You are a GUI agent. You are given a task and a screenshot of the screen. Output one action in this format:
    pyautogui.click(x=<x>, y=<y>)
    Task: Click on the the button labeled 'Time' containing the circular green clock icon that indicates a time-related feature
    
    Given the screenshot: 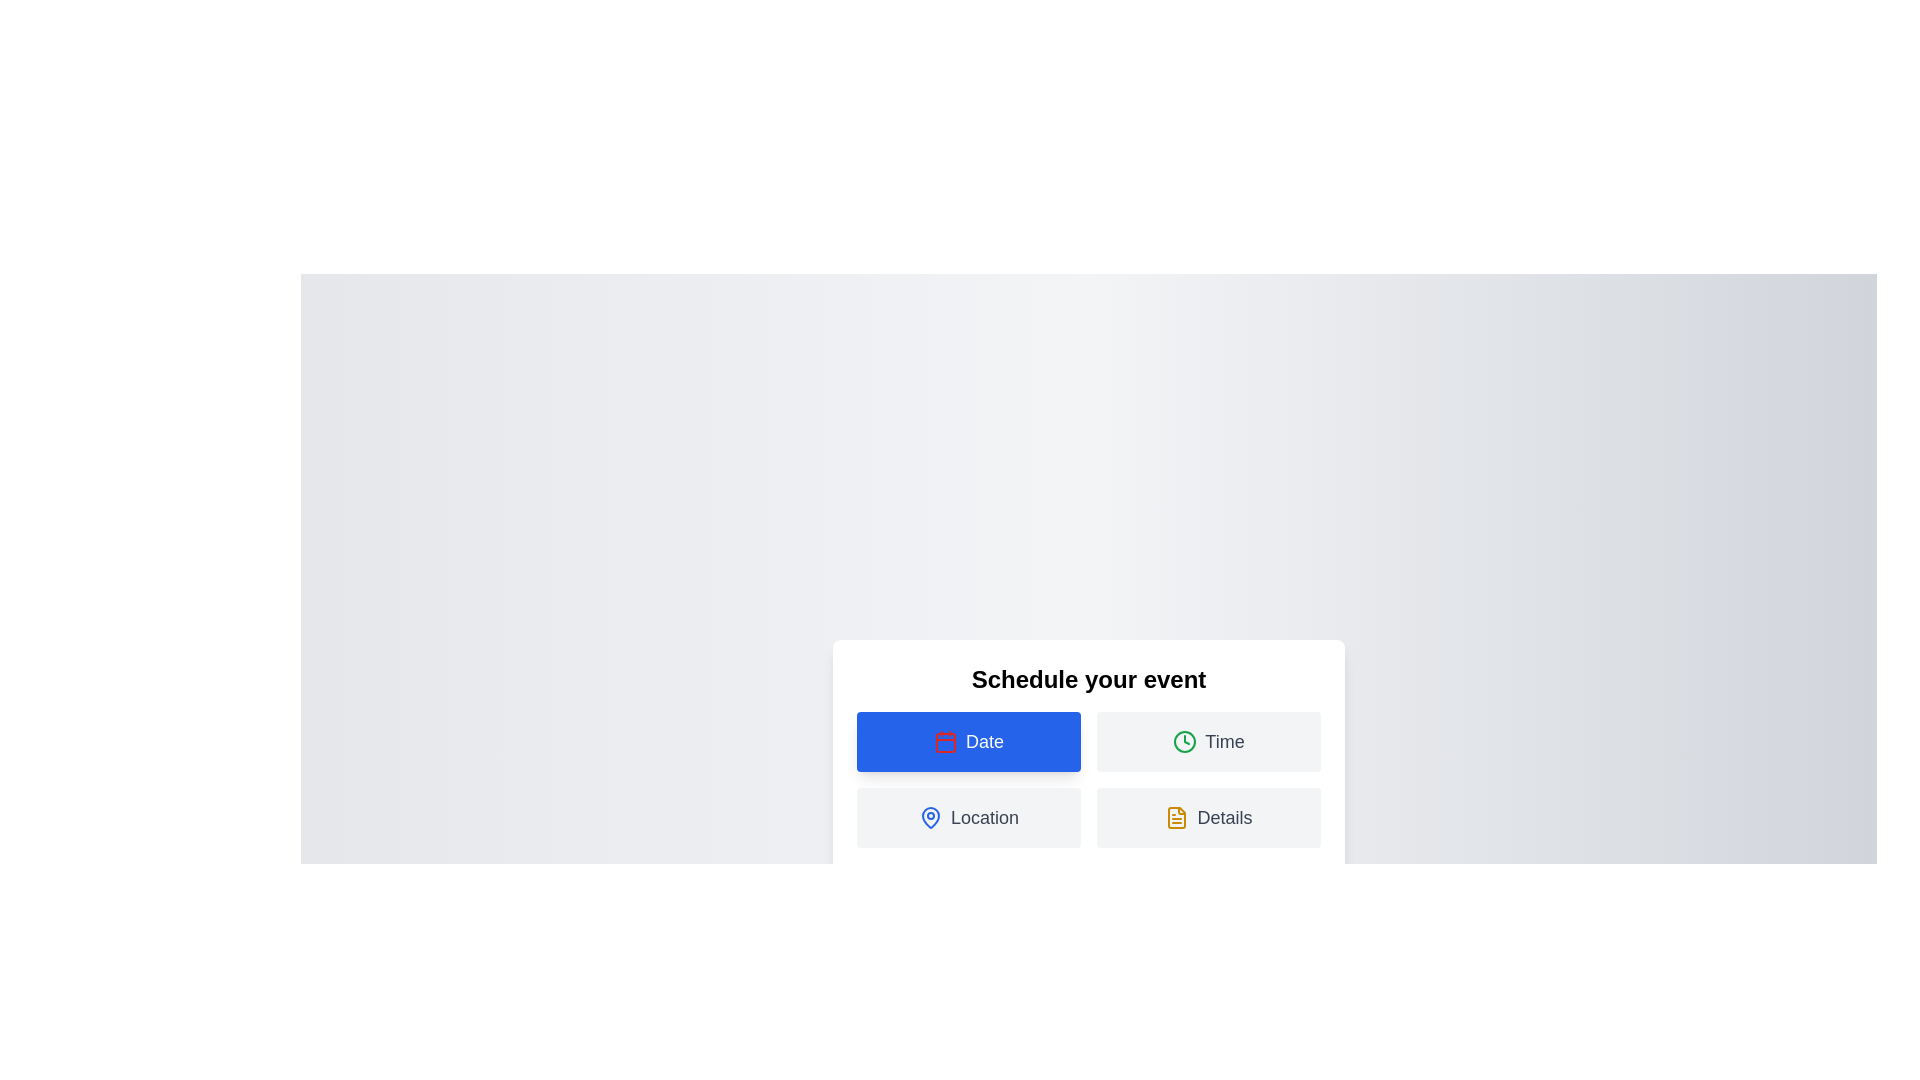 What is the action you would take?
    pyautogui.click(x=1185, y=741)
    